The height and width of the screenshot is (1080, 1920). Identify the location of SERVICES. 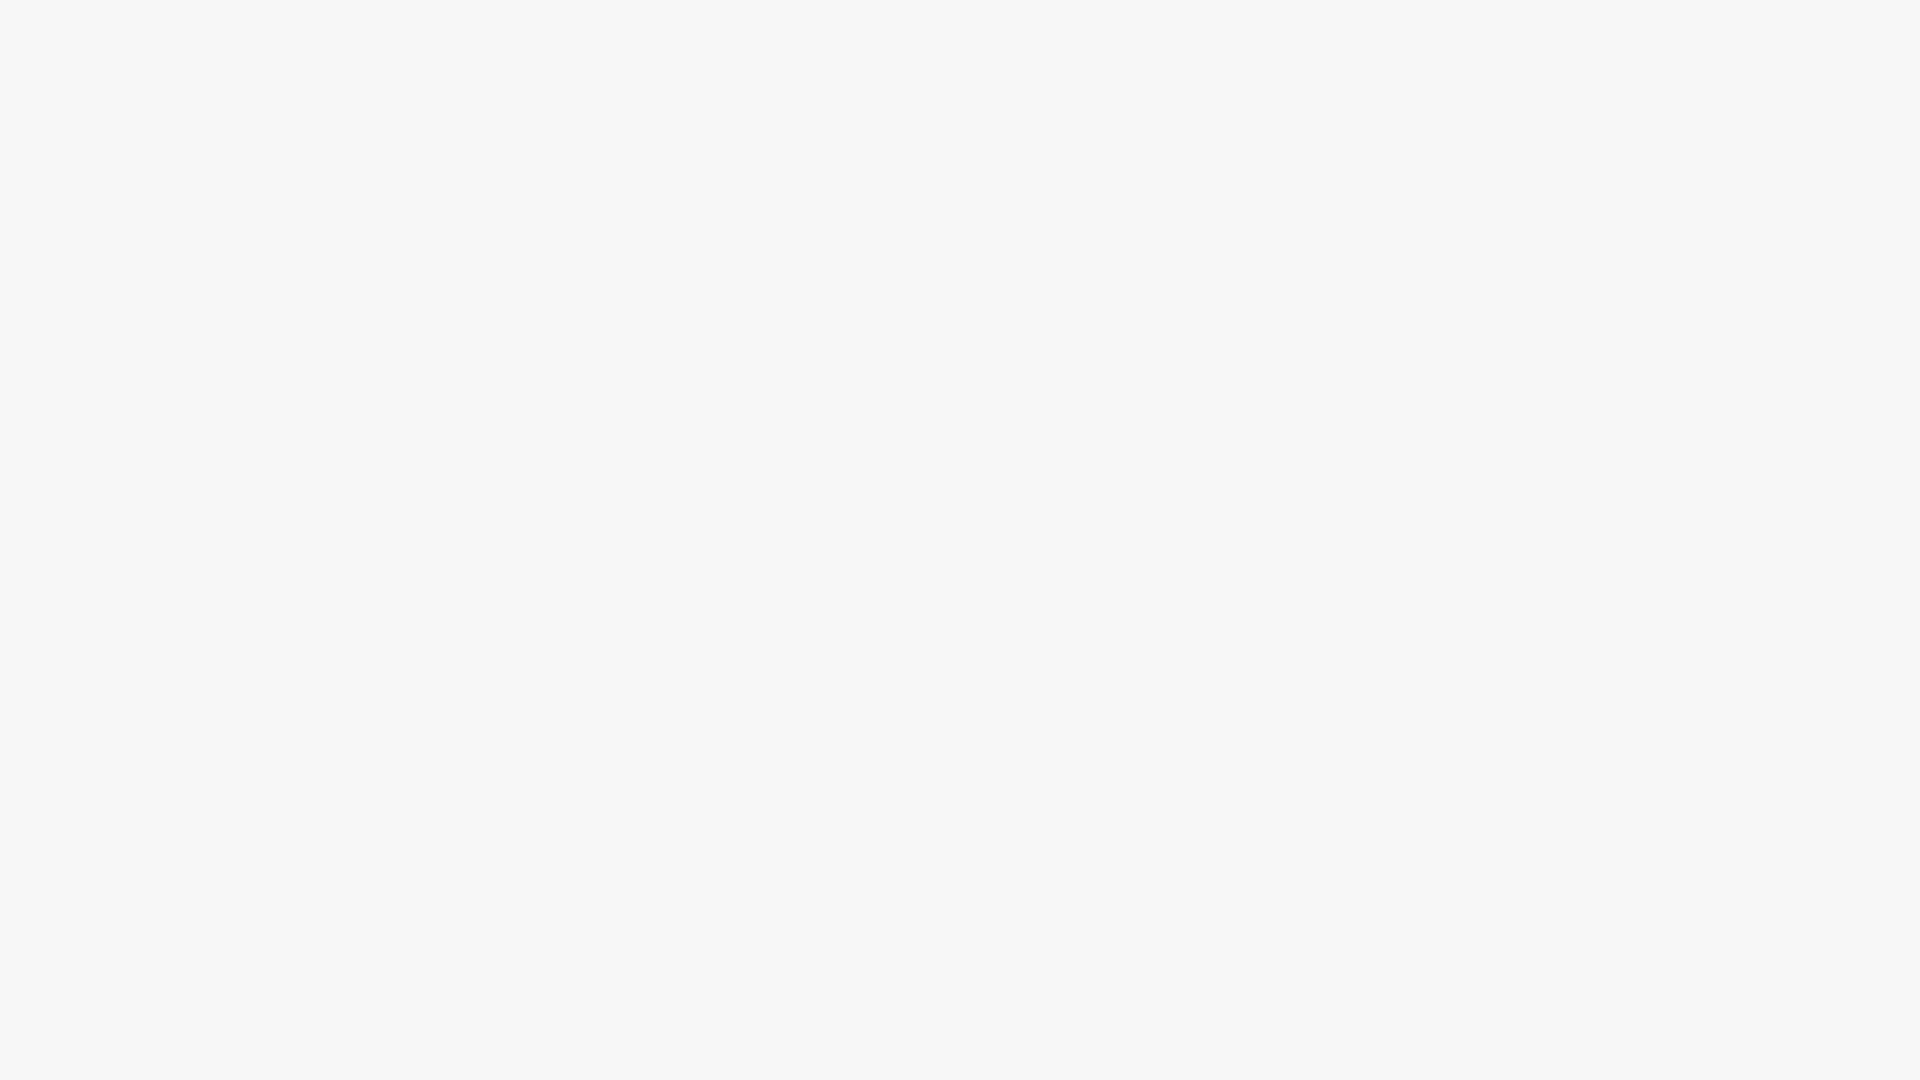
(1359, 43).